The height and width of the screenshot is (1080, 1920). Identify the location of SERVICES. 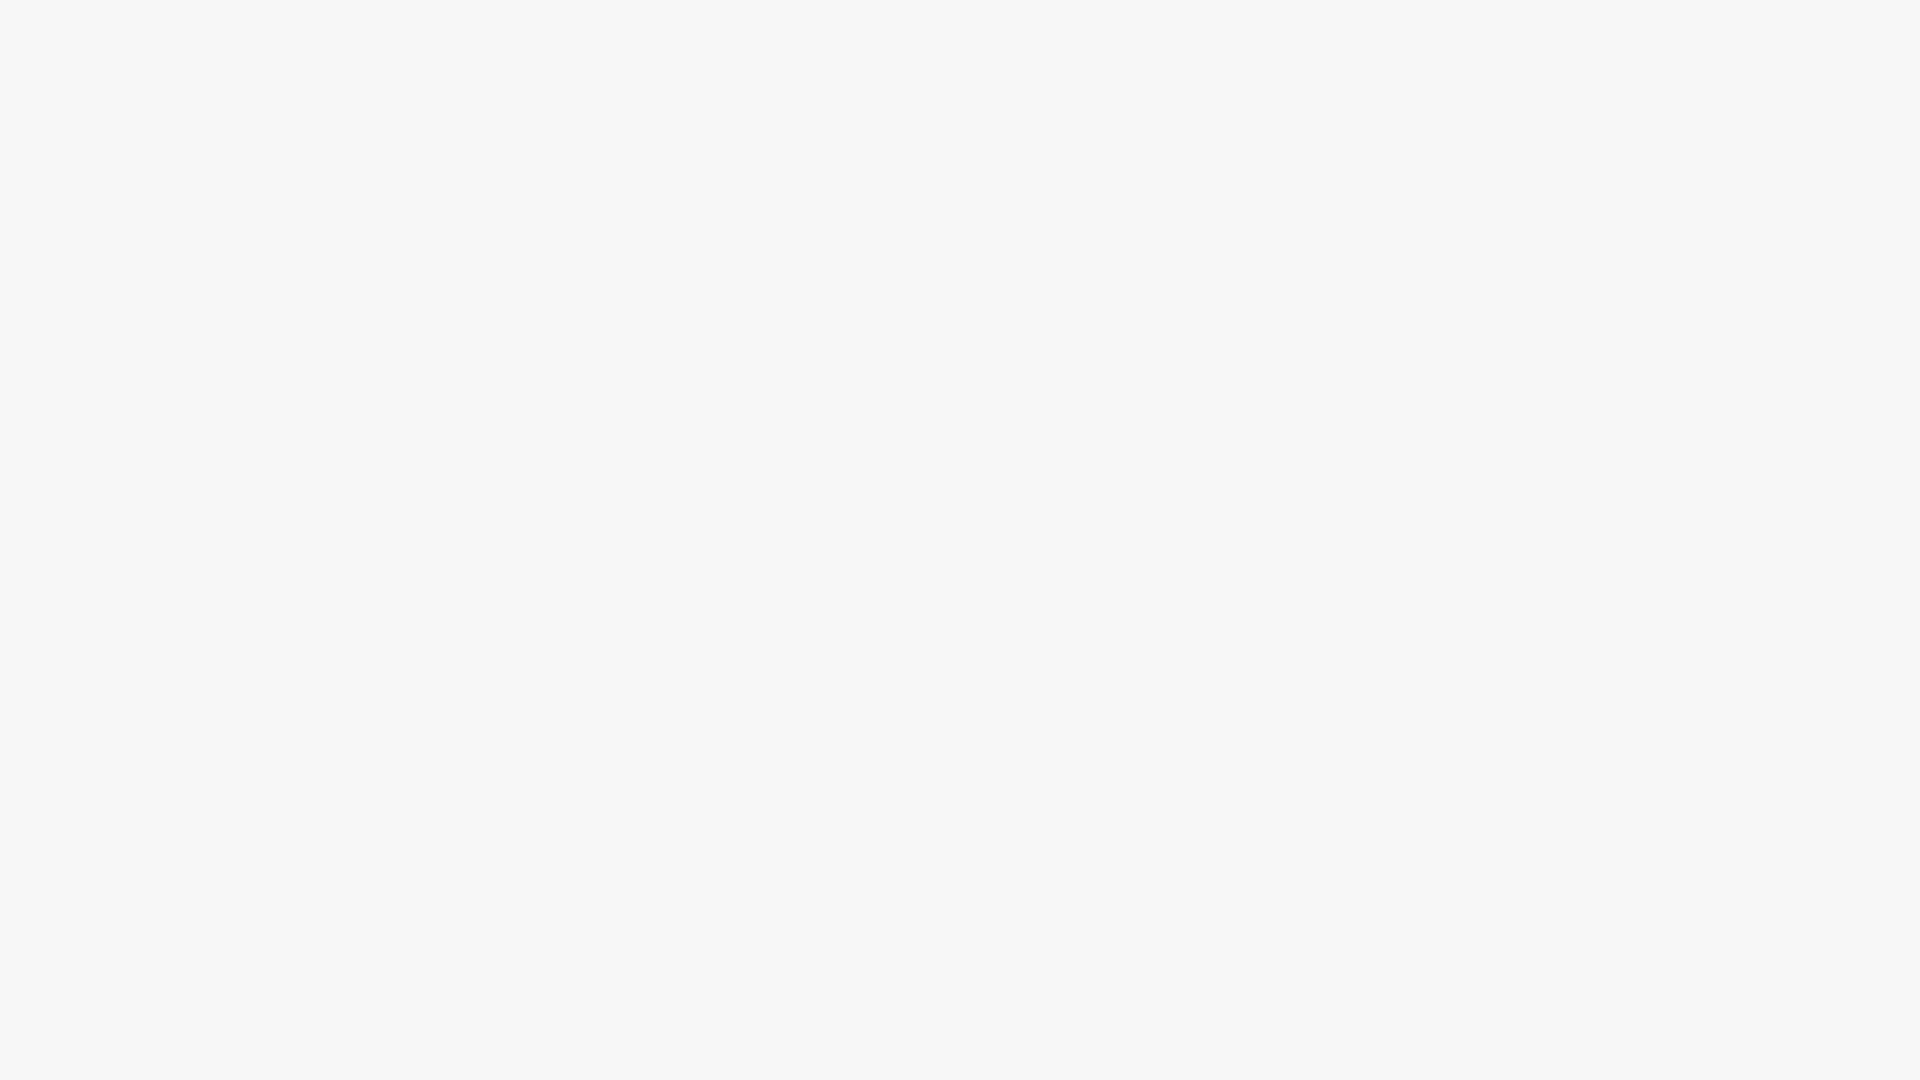
(1359, 43).